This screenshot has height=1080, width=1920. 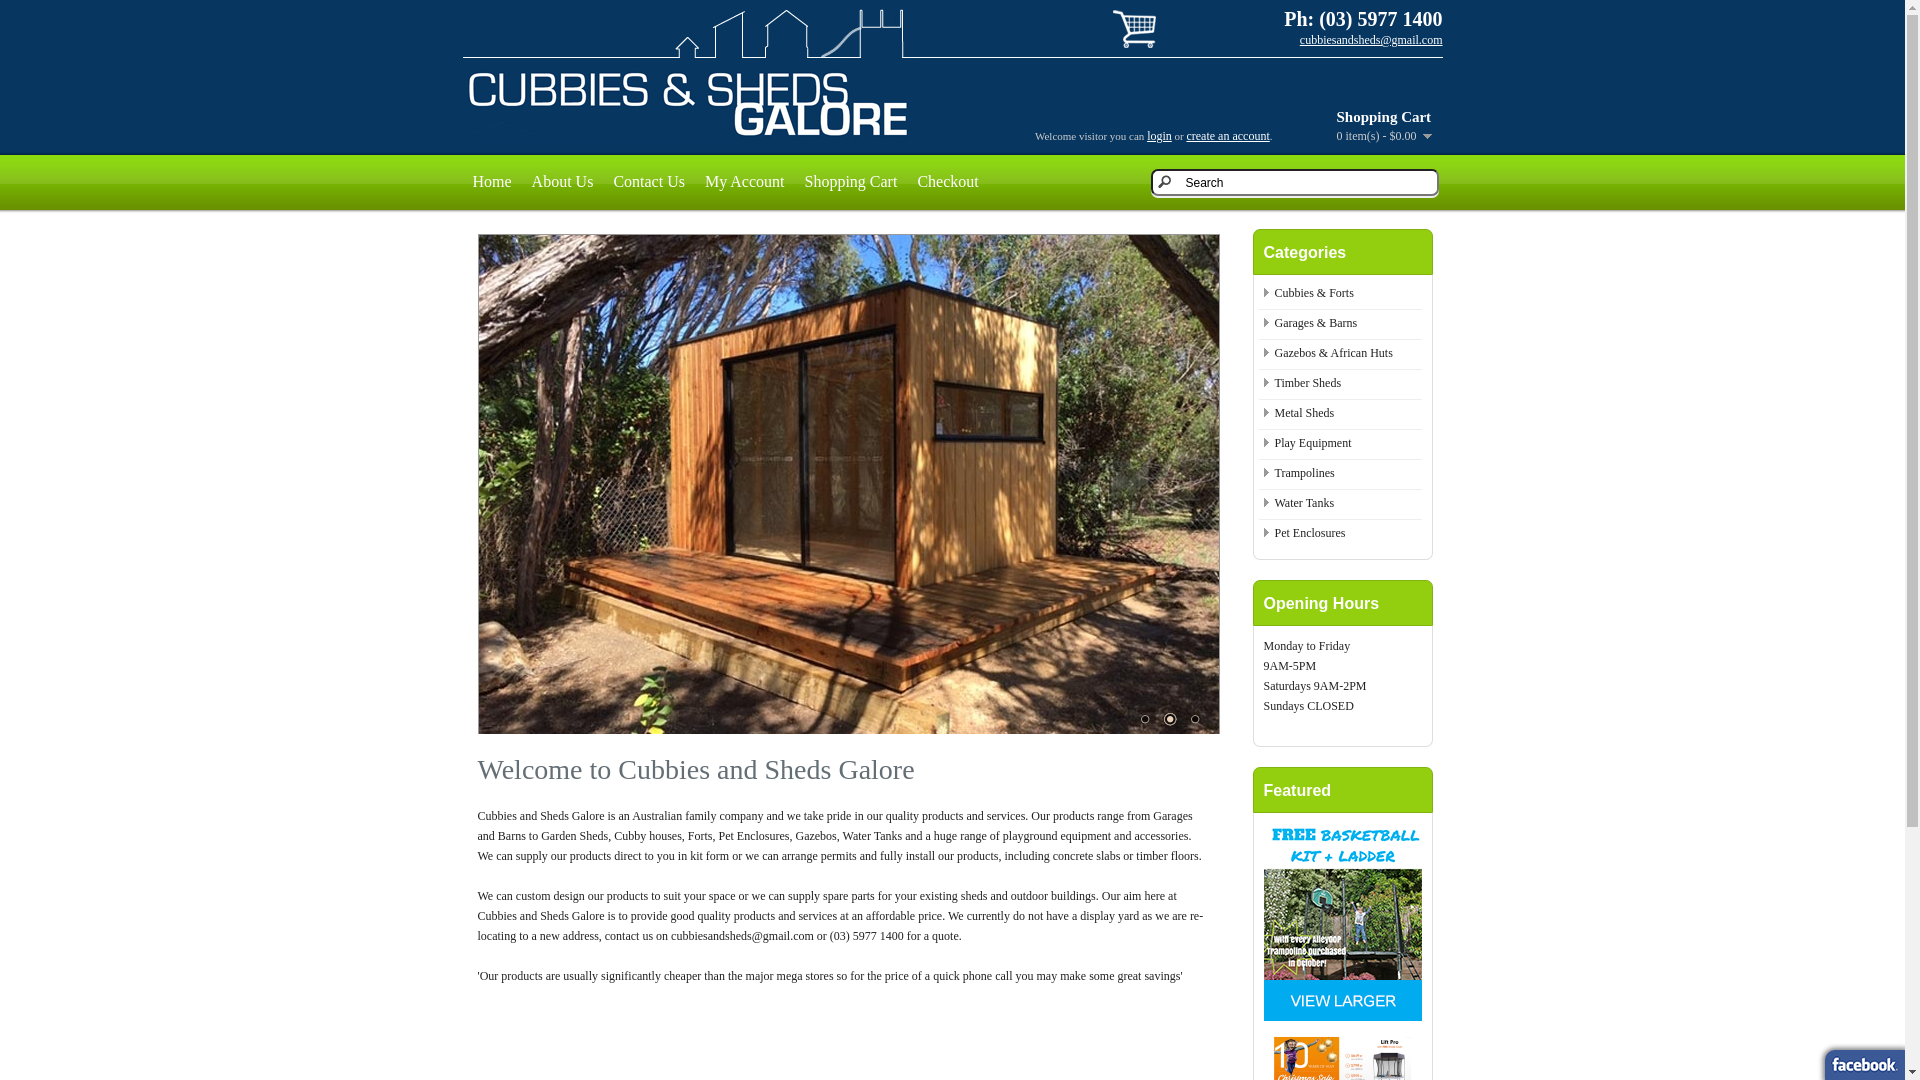 I want to click on 'Trampolines', so click(x=1304, y=473).